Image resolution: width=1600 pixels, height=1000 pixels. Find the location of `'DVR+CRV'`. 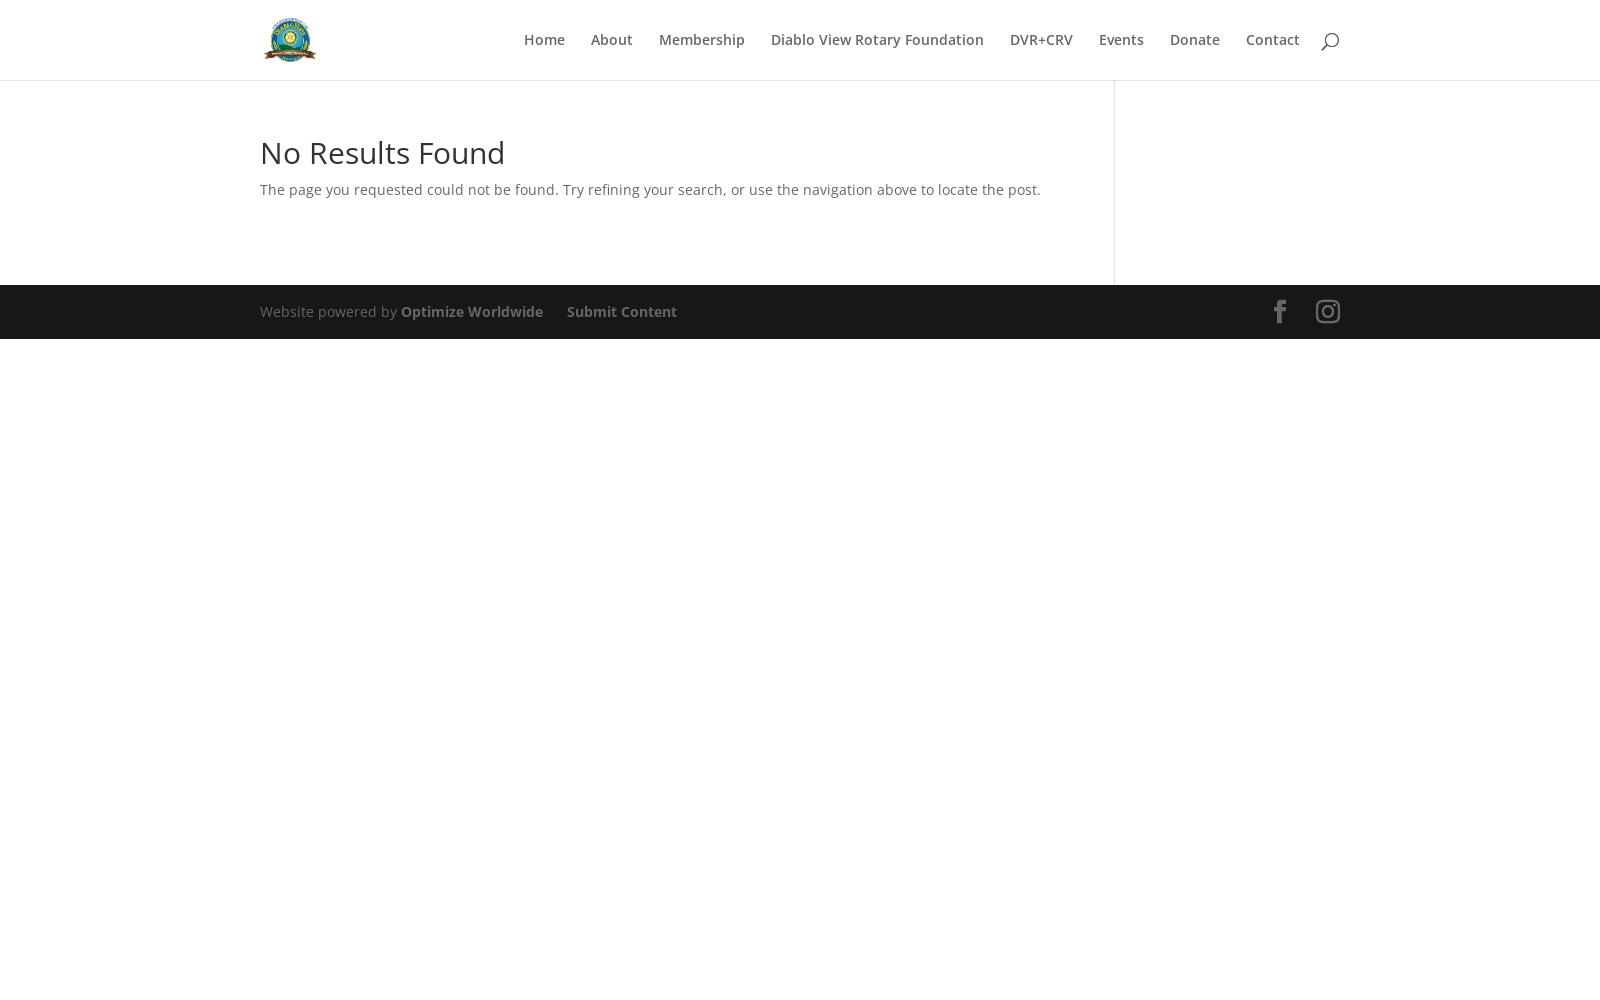

'DVR+CRV' is located at coordinates (1041, 39).